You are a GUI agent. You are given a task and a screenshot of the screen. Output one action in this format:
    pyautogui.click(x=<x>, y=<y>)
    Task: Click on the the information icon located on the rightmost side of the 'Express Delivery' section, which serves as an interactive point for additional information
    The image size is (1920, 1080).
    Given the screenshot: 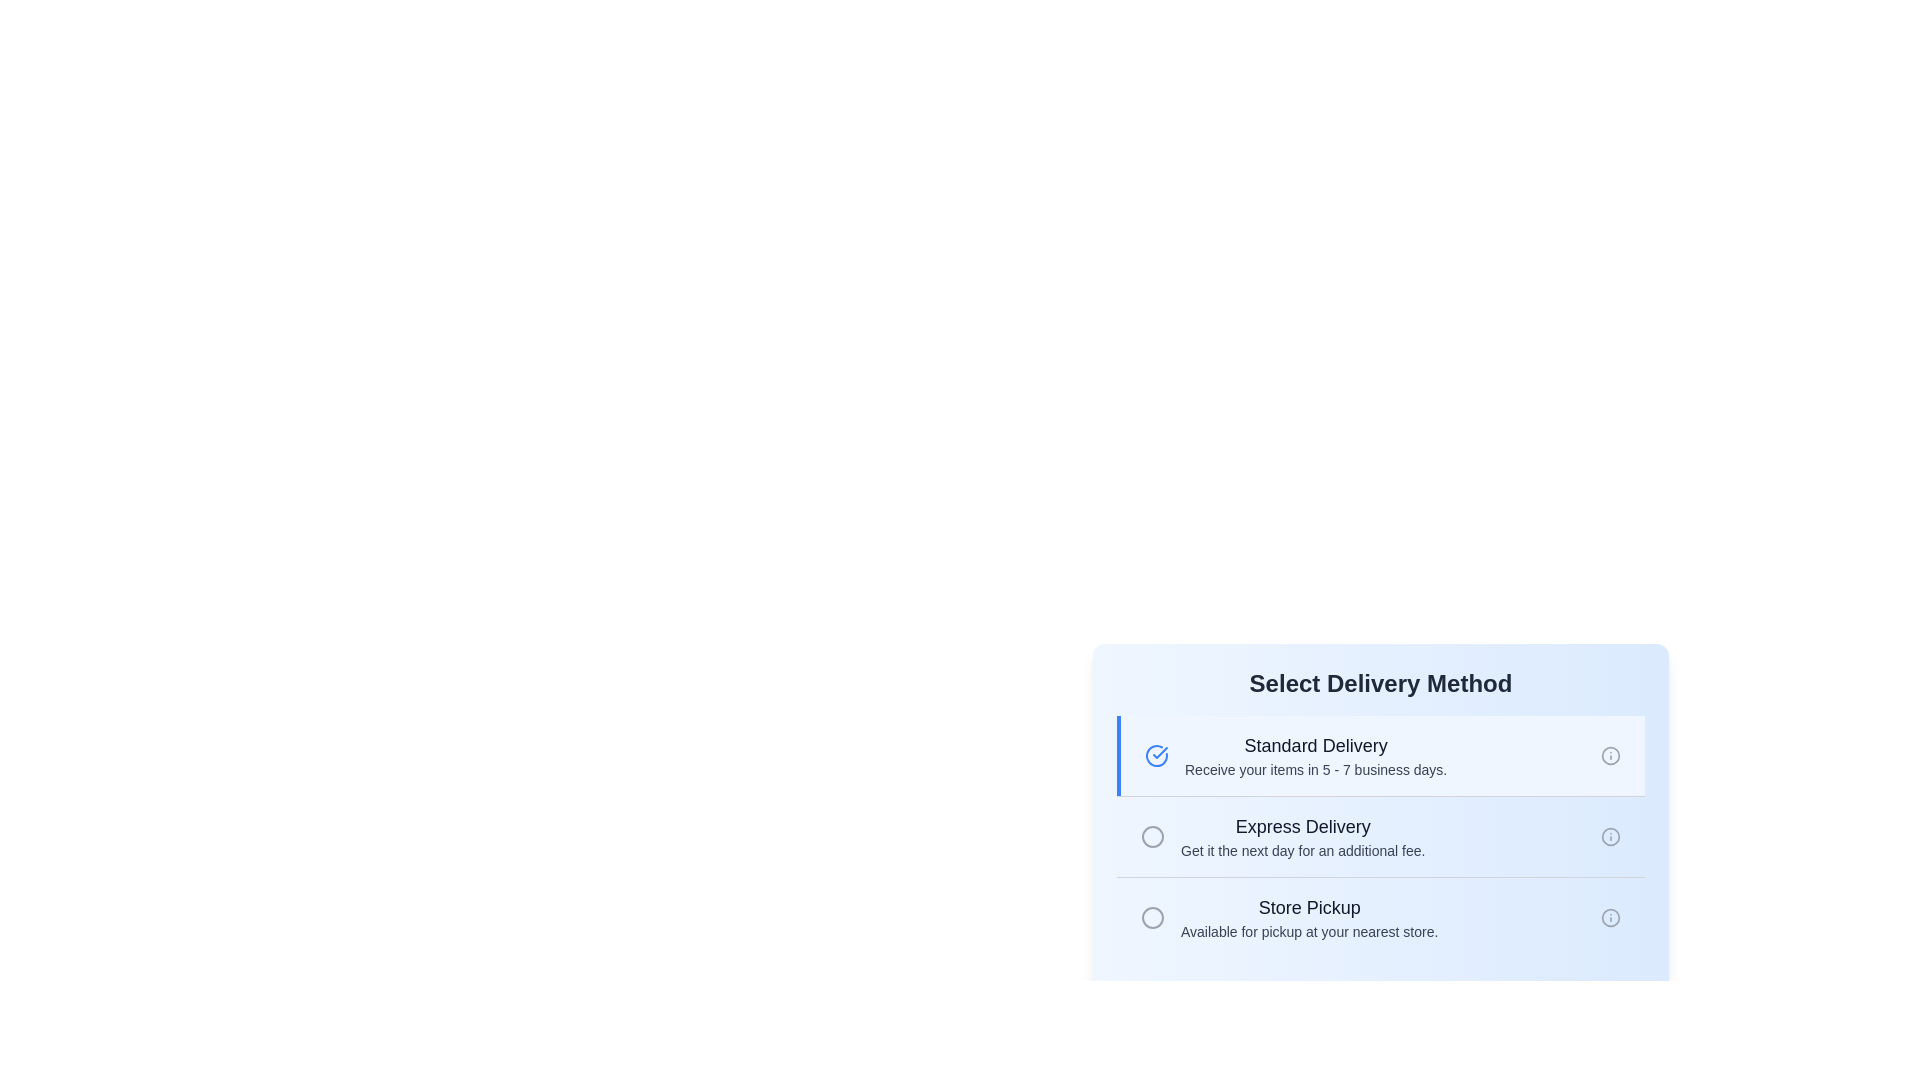 What is the action you would take?
    pyautogui.click(x=1611, y=837)
    